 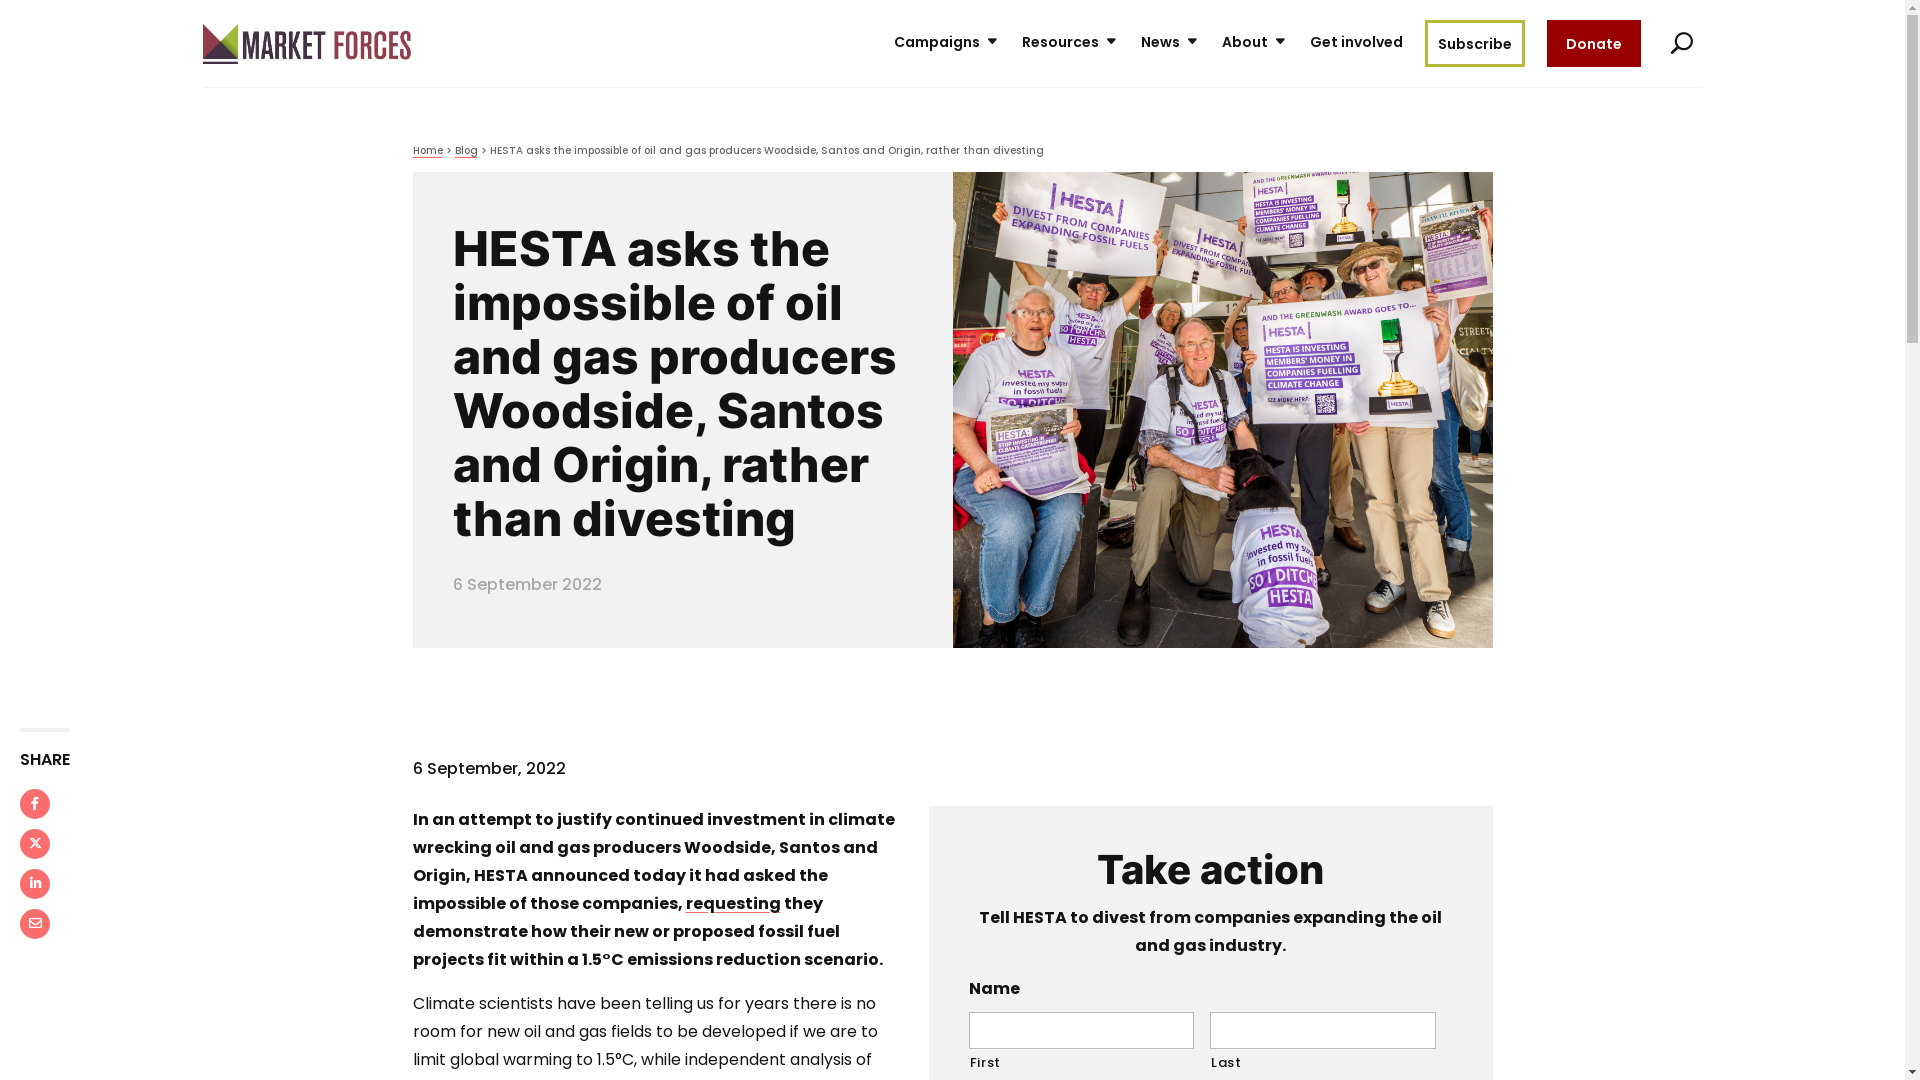 I want to click on 'Blog', so click(x=464, y=149).